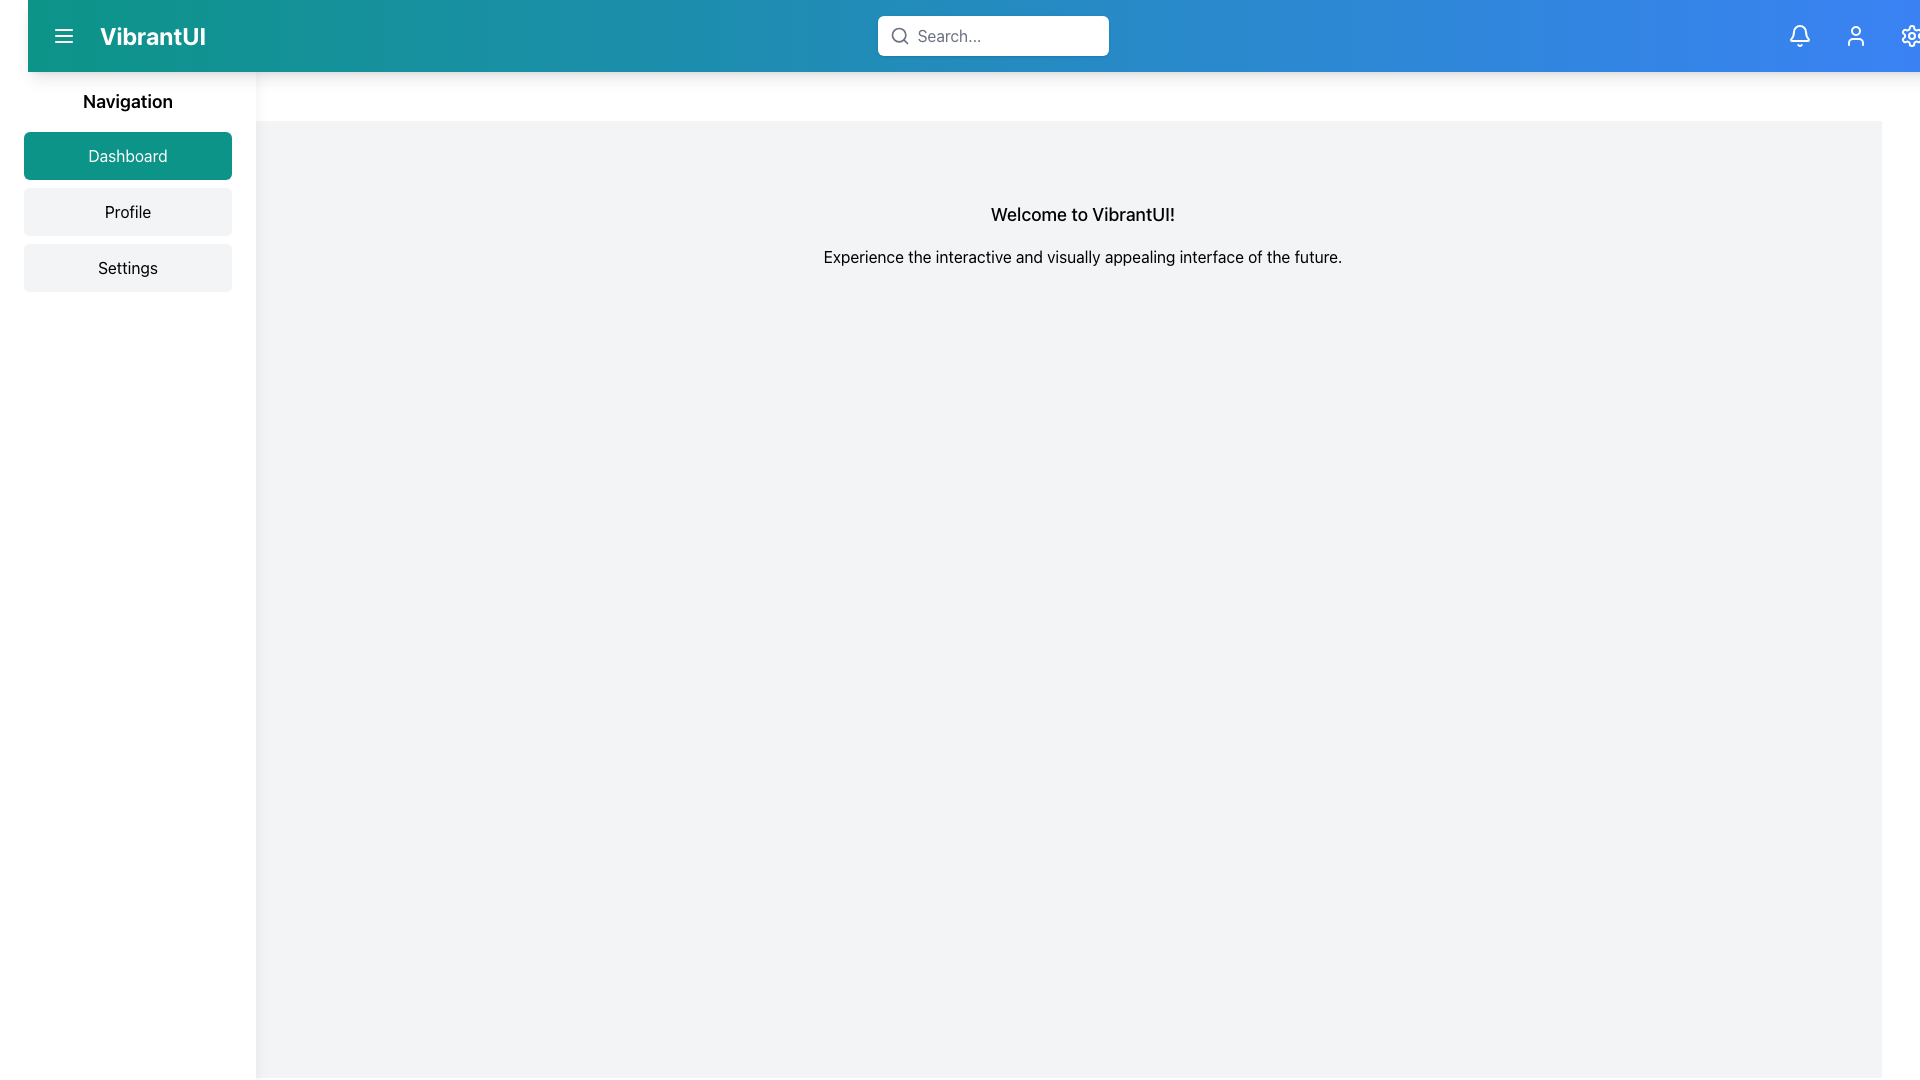 This screenshot has height=1080, width=1920. Describe the element at coordinates (1855, 35) in the screenshot. I see `the user-related actions button located` at that location.